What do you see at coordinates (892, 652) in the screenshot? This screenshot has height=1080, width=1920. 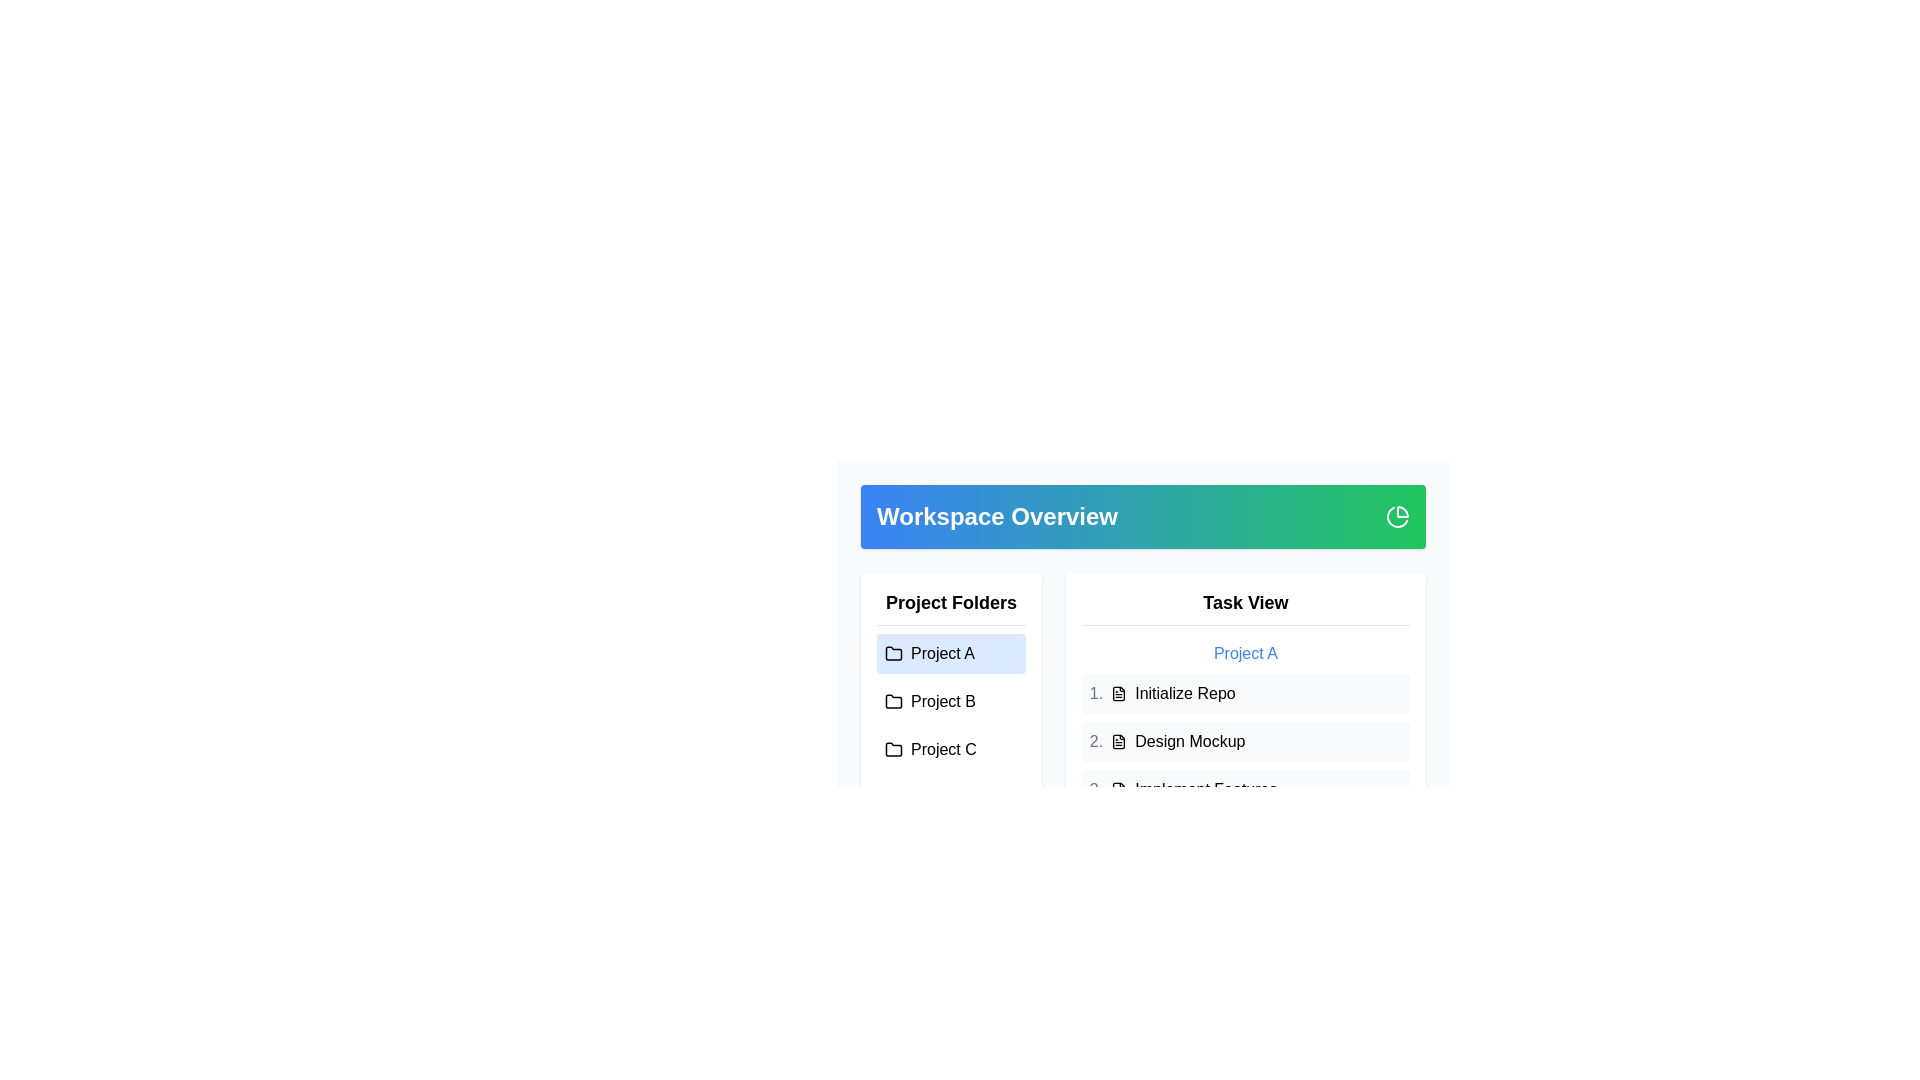 I see `the icon representing the folder associated with 'Project A' located in the 'Project Folders' section of the left-hand sidebar menu` at bounding box center [892, 652].